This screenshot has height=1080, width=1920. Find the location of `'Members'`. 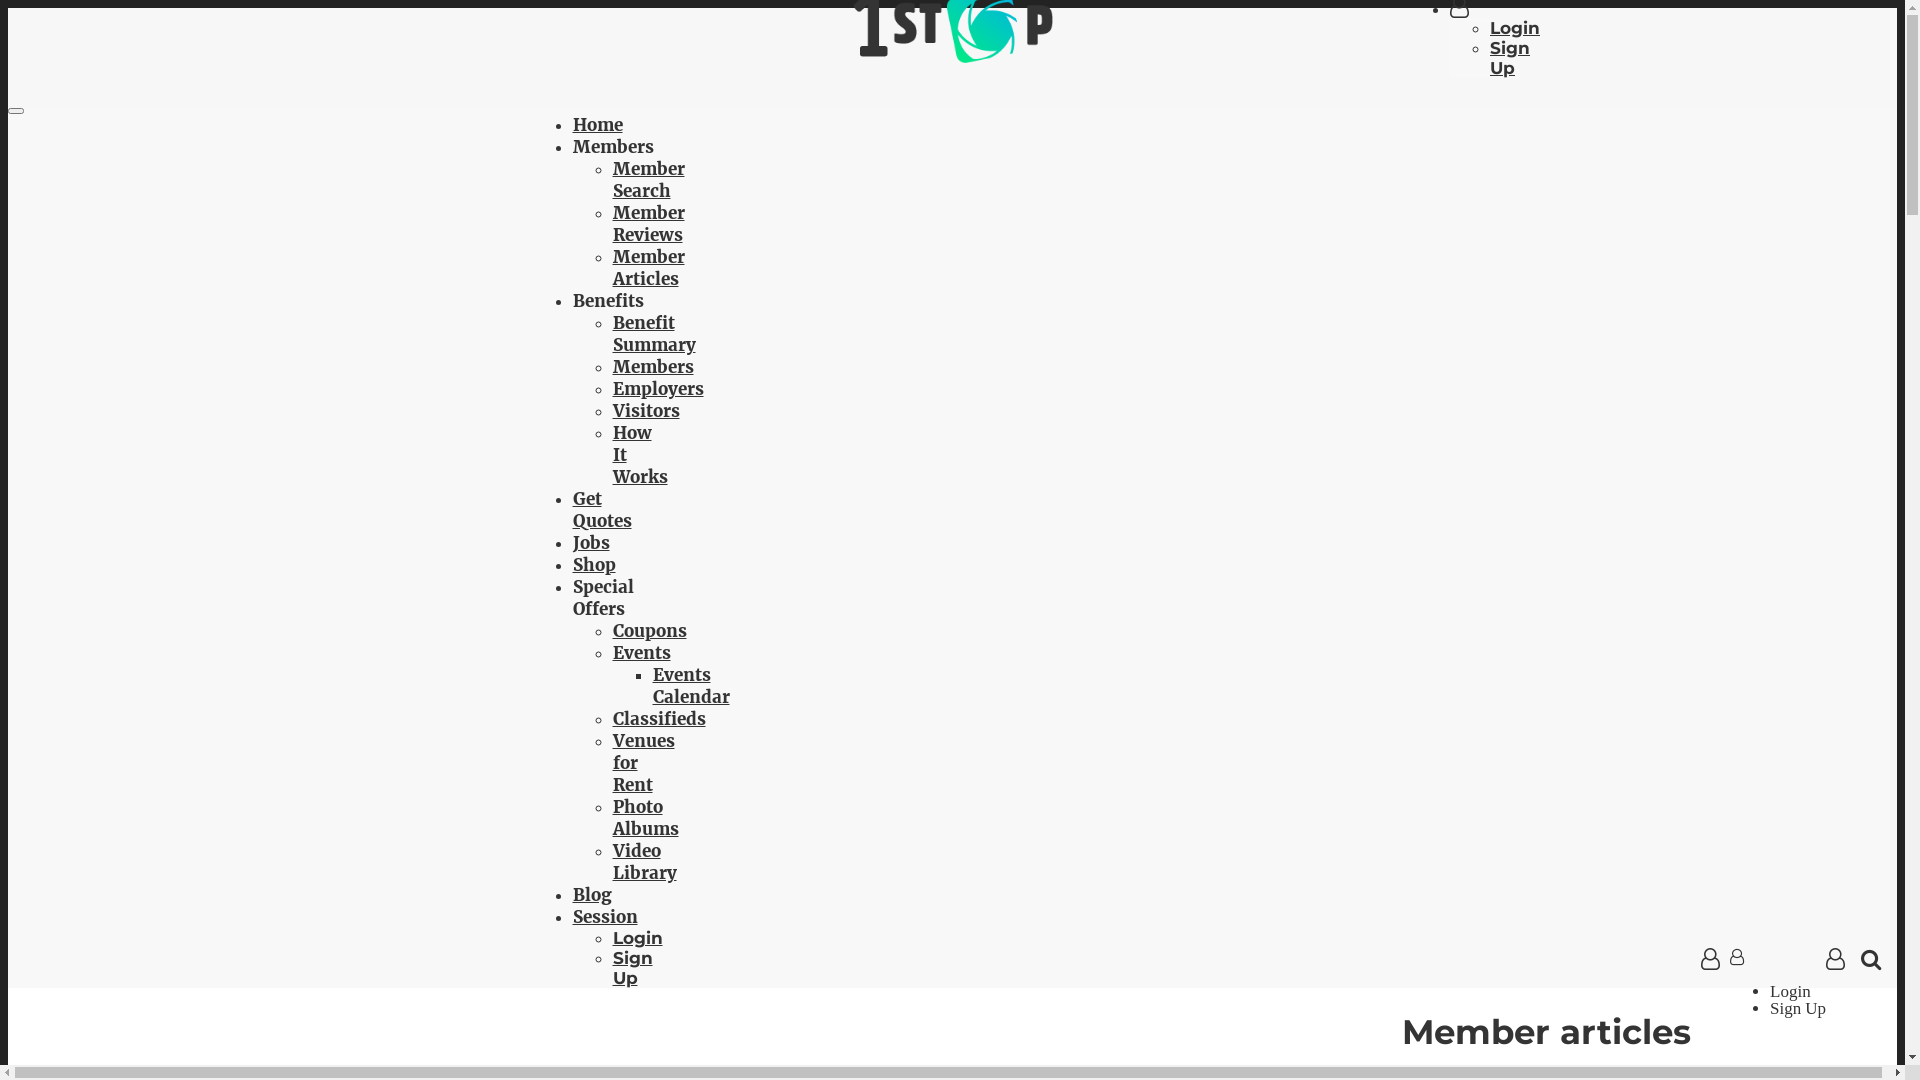

'Members' is located at coordinates (610, 366).